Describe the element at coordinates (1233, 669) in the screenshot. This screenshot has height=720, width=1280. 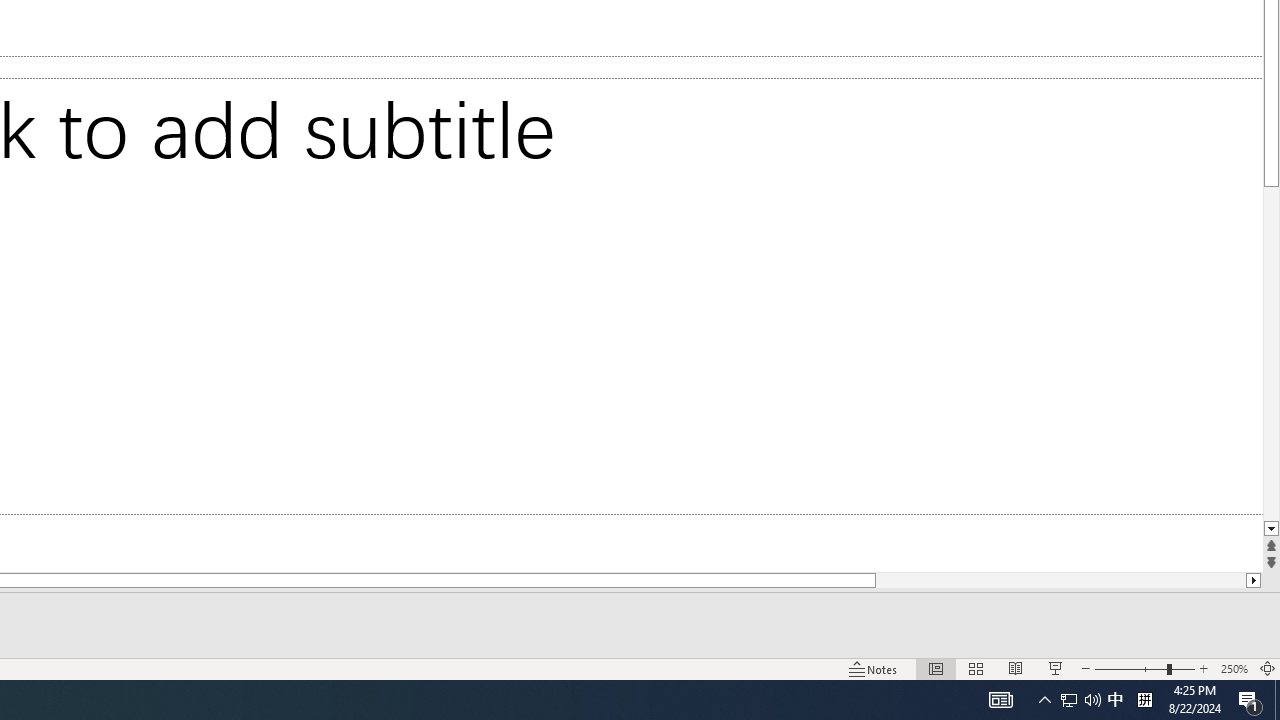
I see `'Zoom 250%'` at that location.